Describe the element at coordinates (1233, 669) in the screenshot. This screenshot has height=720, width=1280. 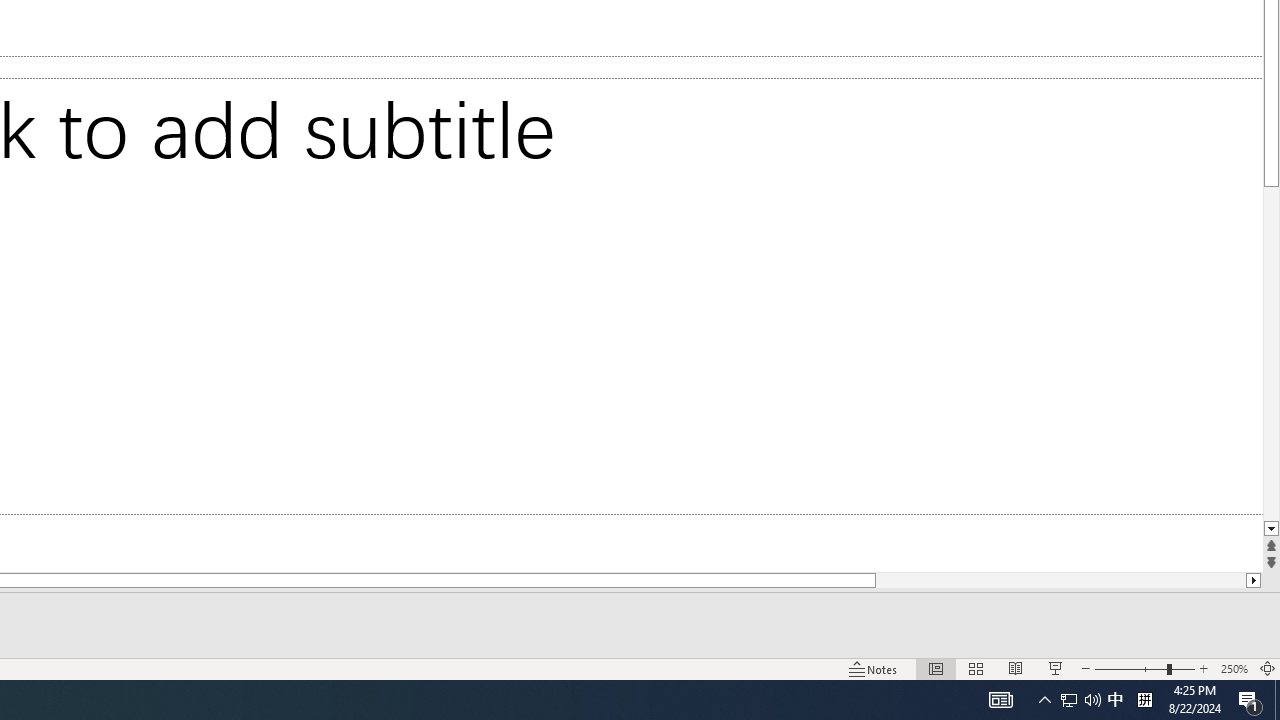
I see `'Zoom 250%'` at that location.